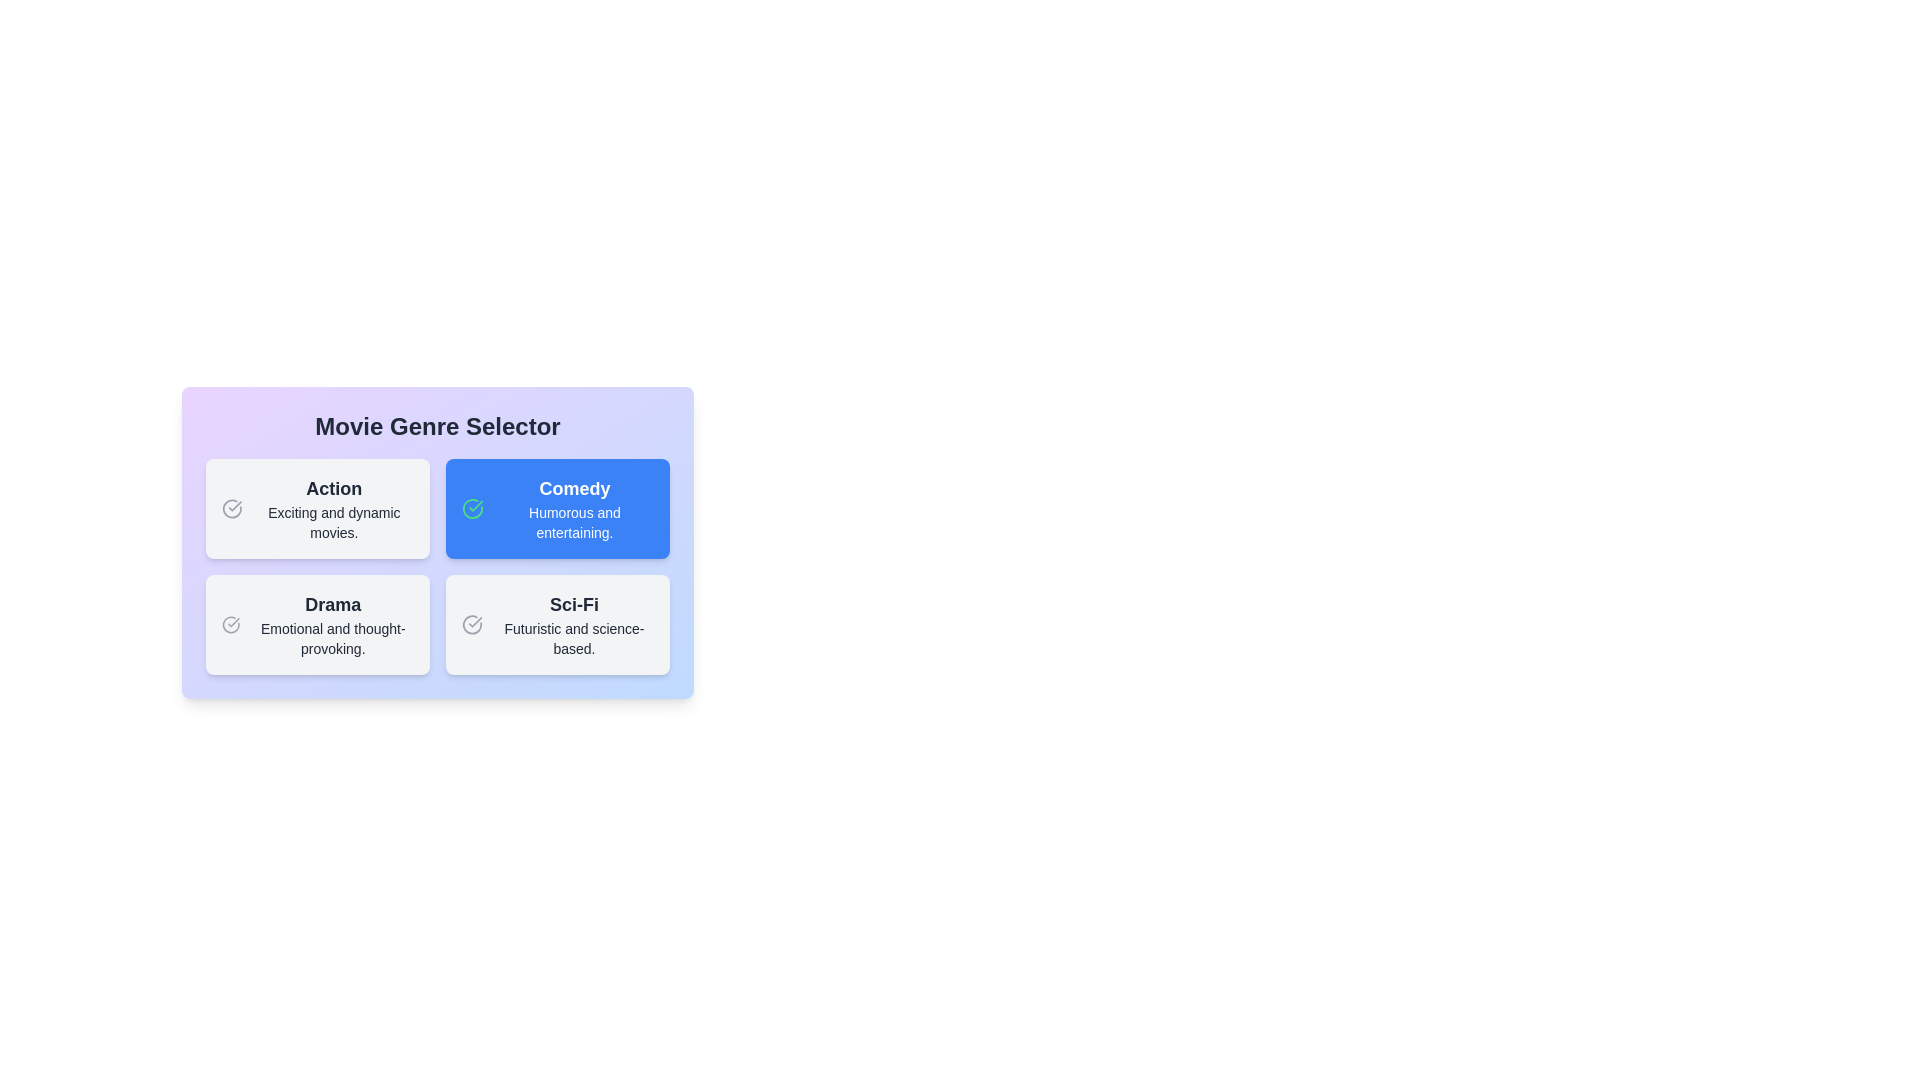 The image size is (1920, 1080). I want to click on the genre card labeled Sci-Fi, so click(557, 623).